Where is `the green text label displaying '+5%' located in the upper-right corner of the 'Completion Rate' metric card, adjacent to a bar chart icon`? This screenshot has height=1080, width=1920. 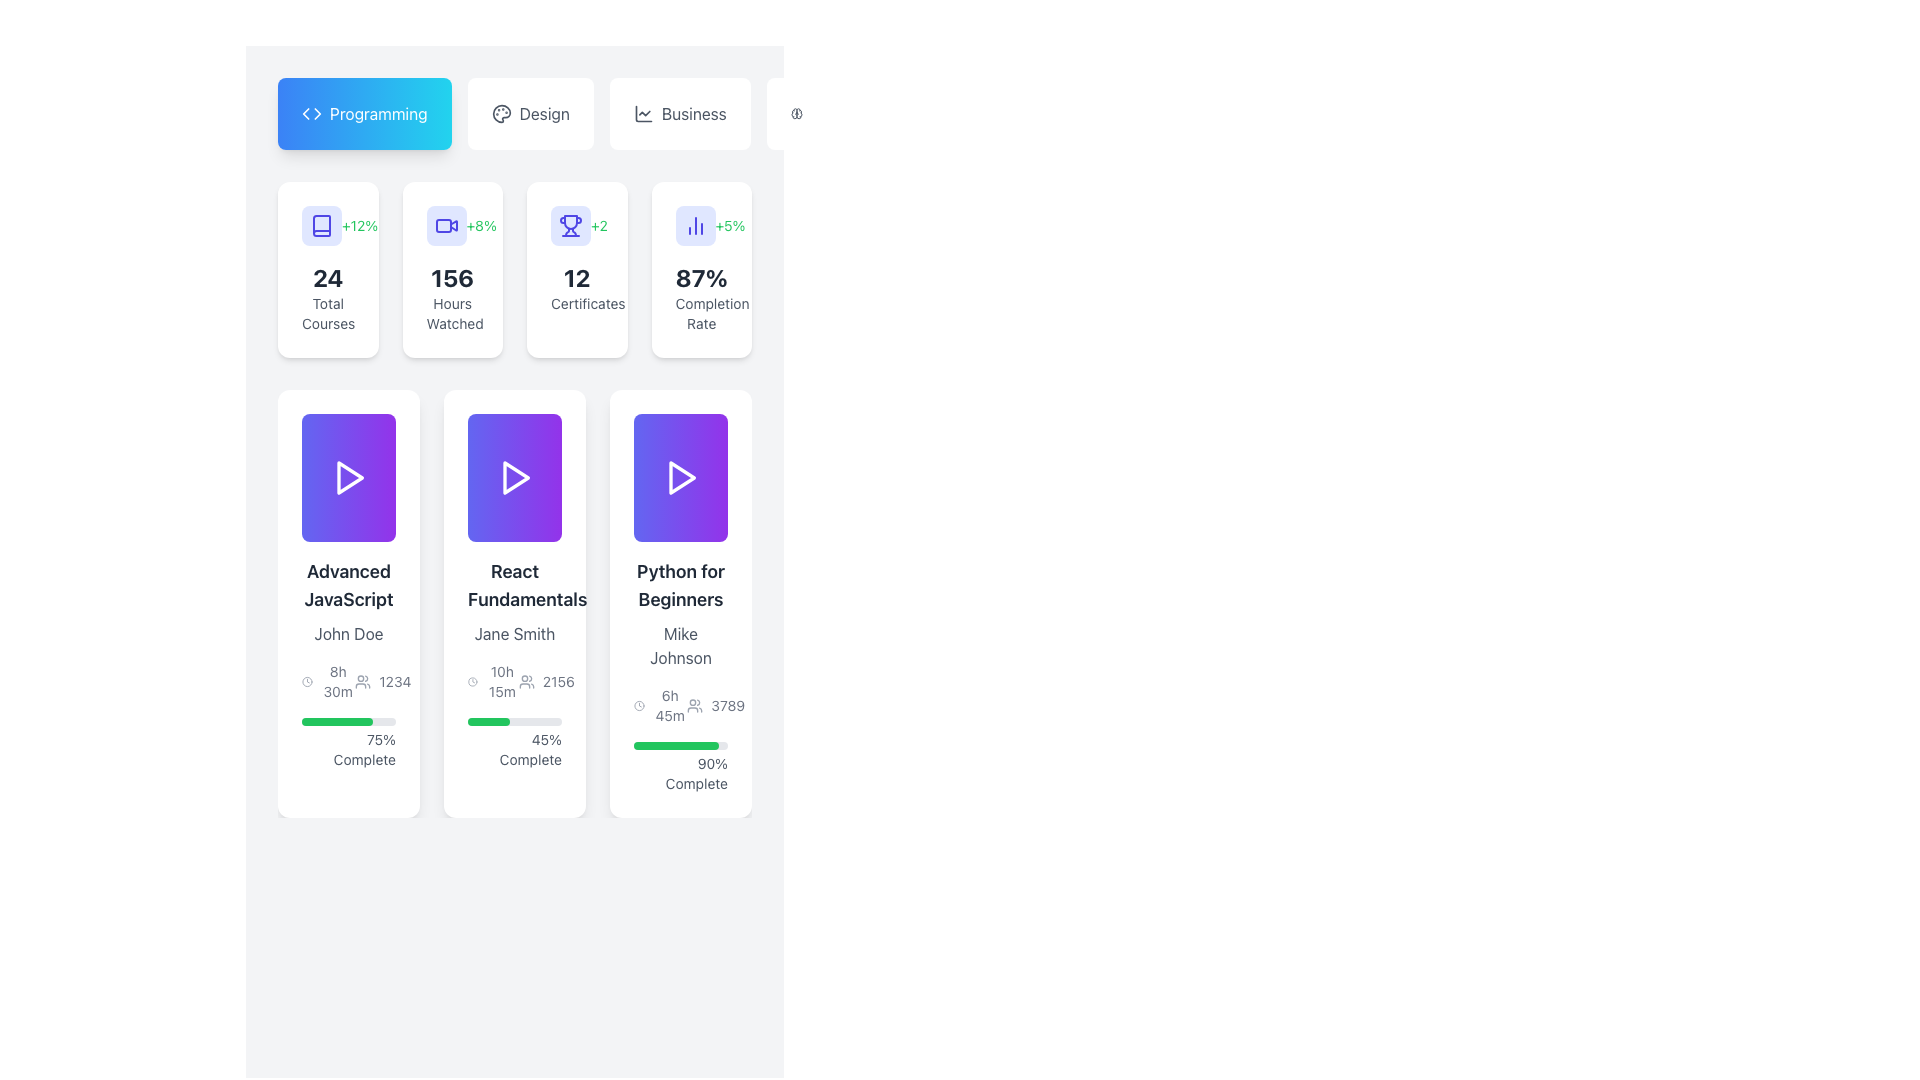
the green text label displaying '+5%' located in the upper-right corner of the 'Completion Rate' metric card, adjacent to a bar chart icon is located at coordinates (729, 225).